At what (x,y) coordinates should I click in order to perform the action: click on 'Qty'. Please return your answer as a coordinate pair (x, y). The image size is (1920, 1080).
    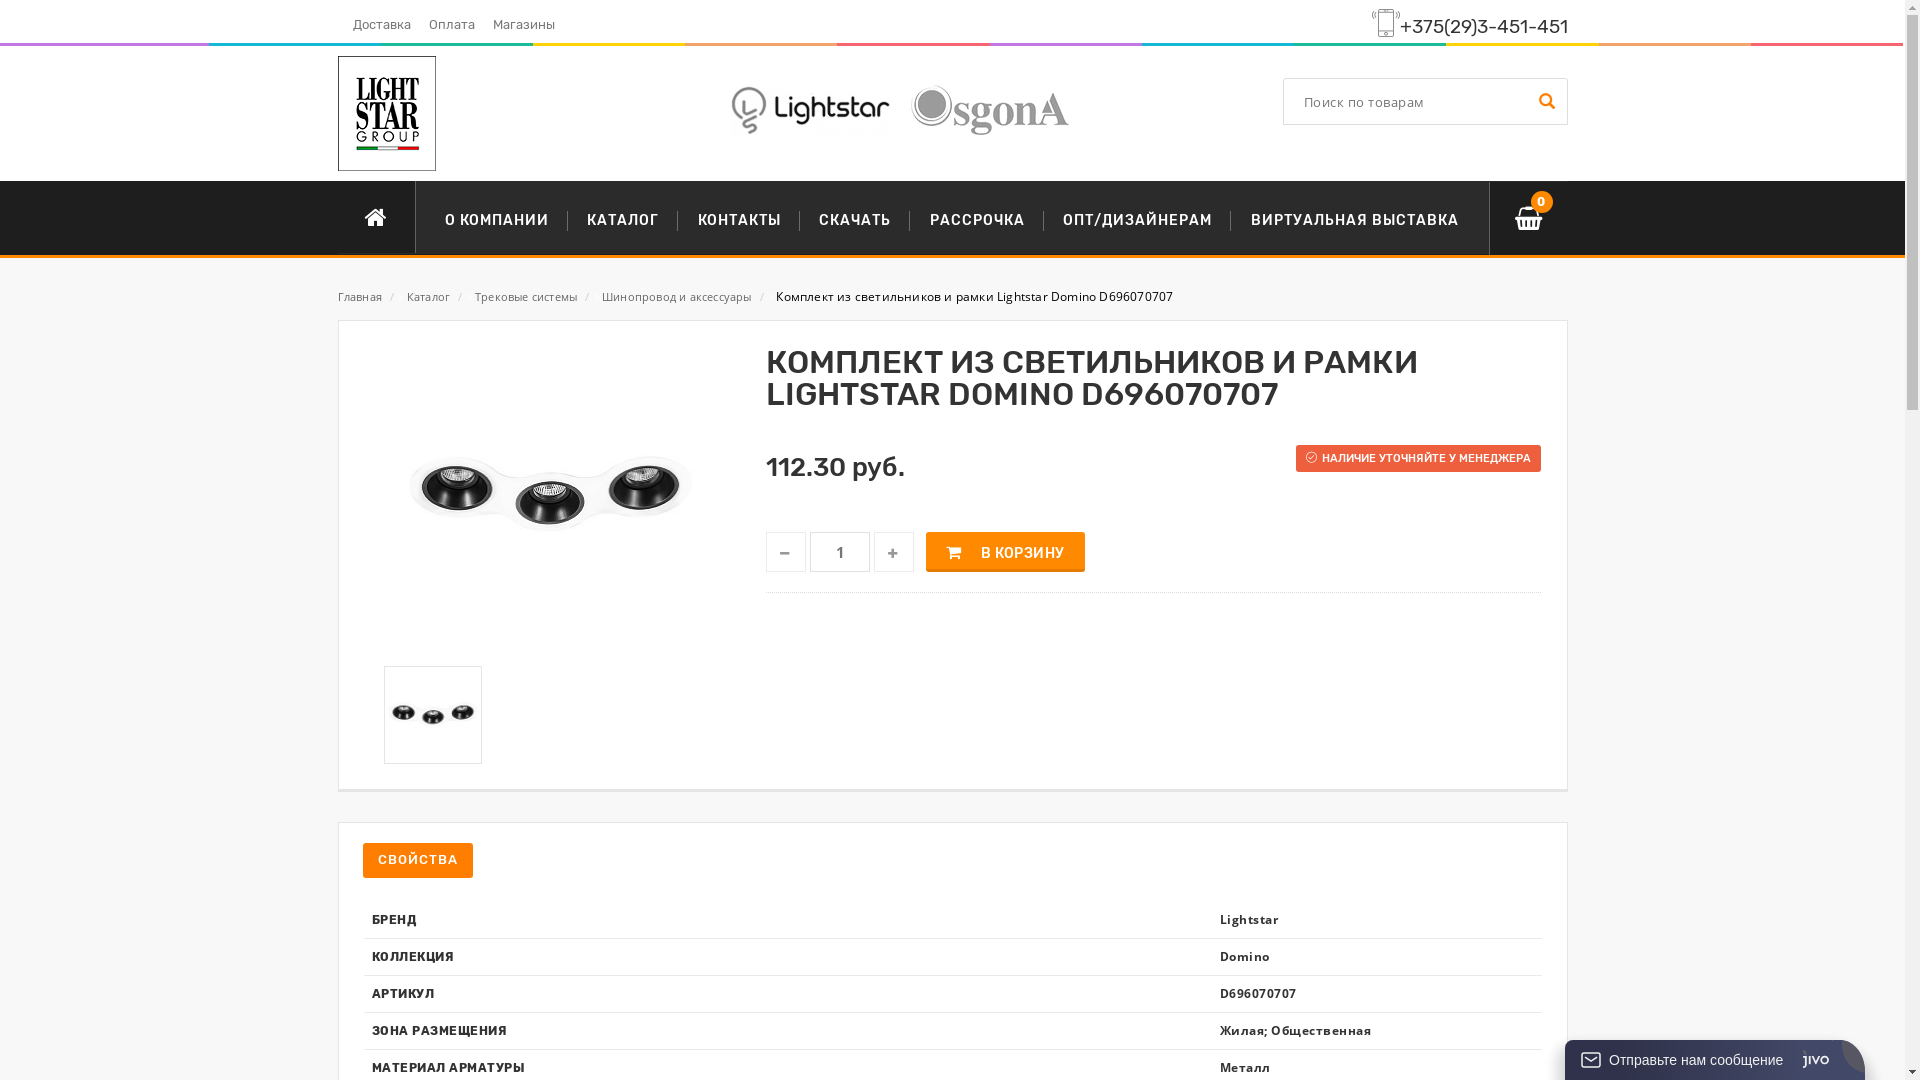
    Looking at the image, I should click on (840, 551).